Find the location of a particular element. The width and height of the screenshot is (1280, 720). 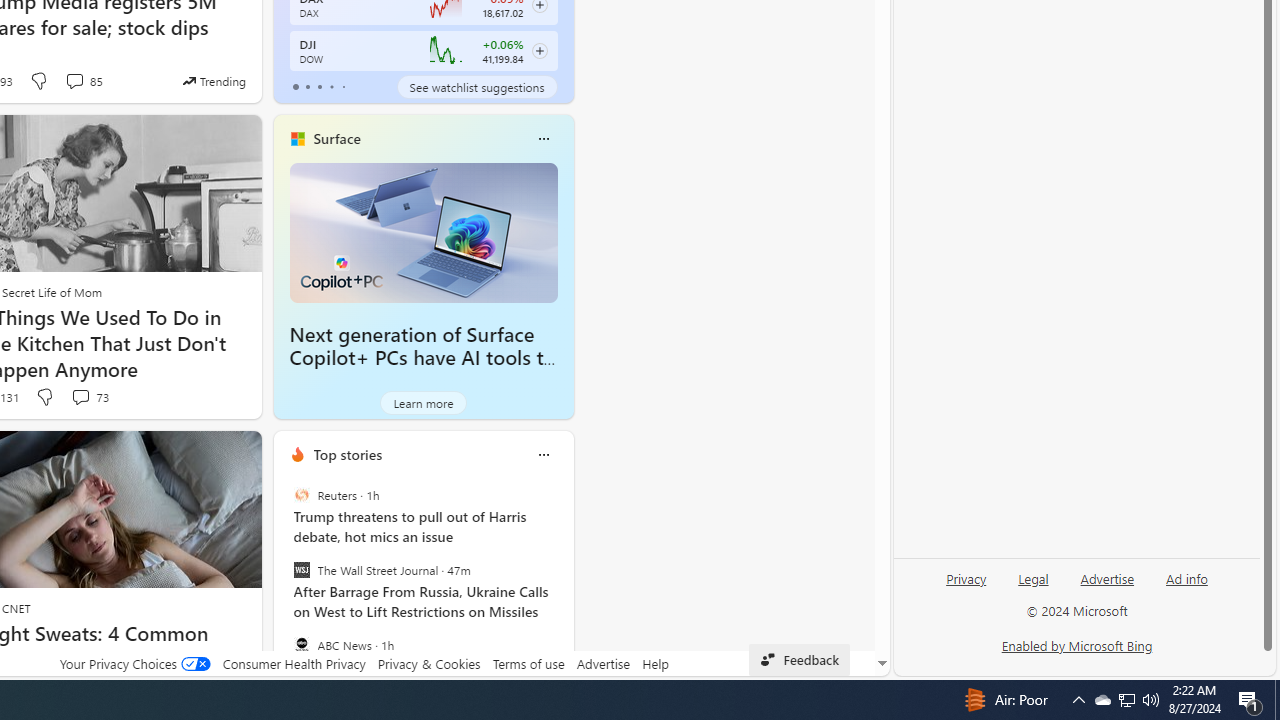

'Surface' is located at coordinates (337, 138).